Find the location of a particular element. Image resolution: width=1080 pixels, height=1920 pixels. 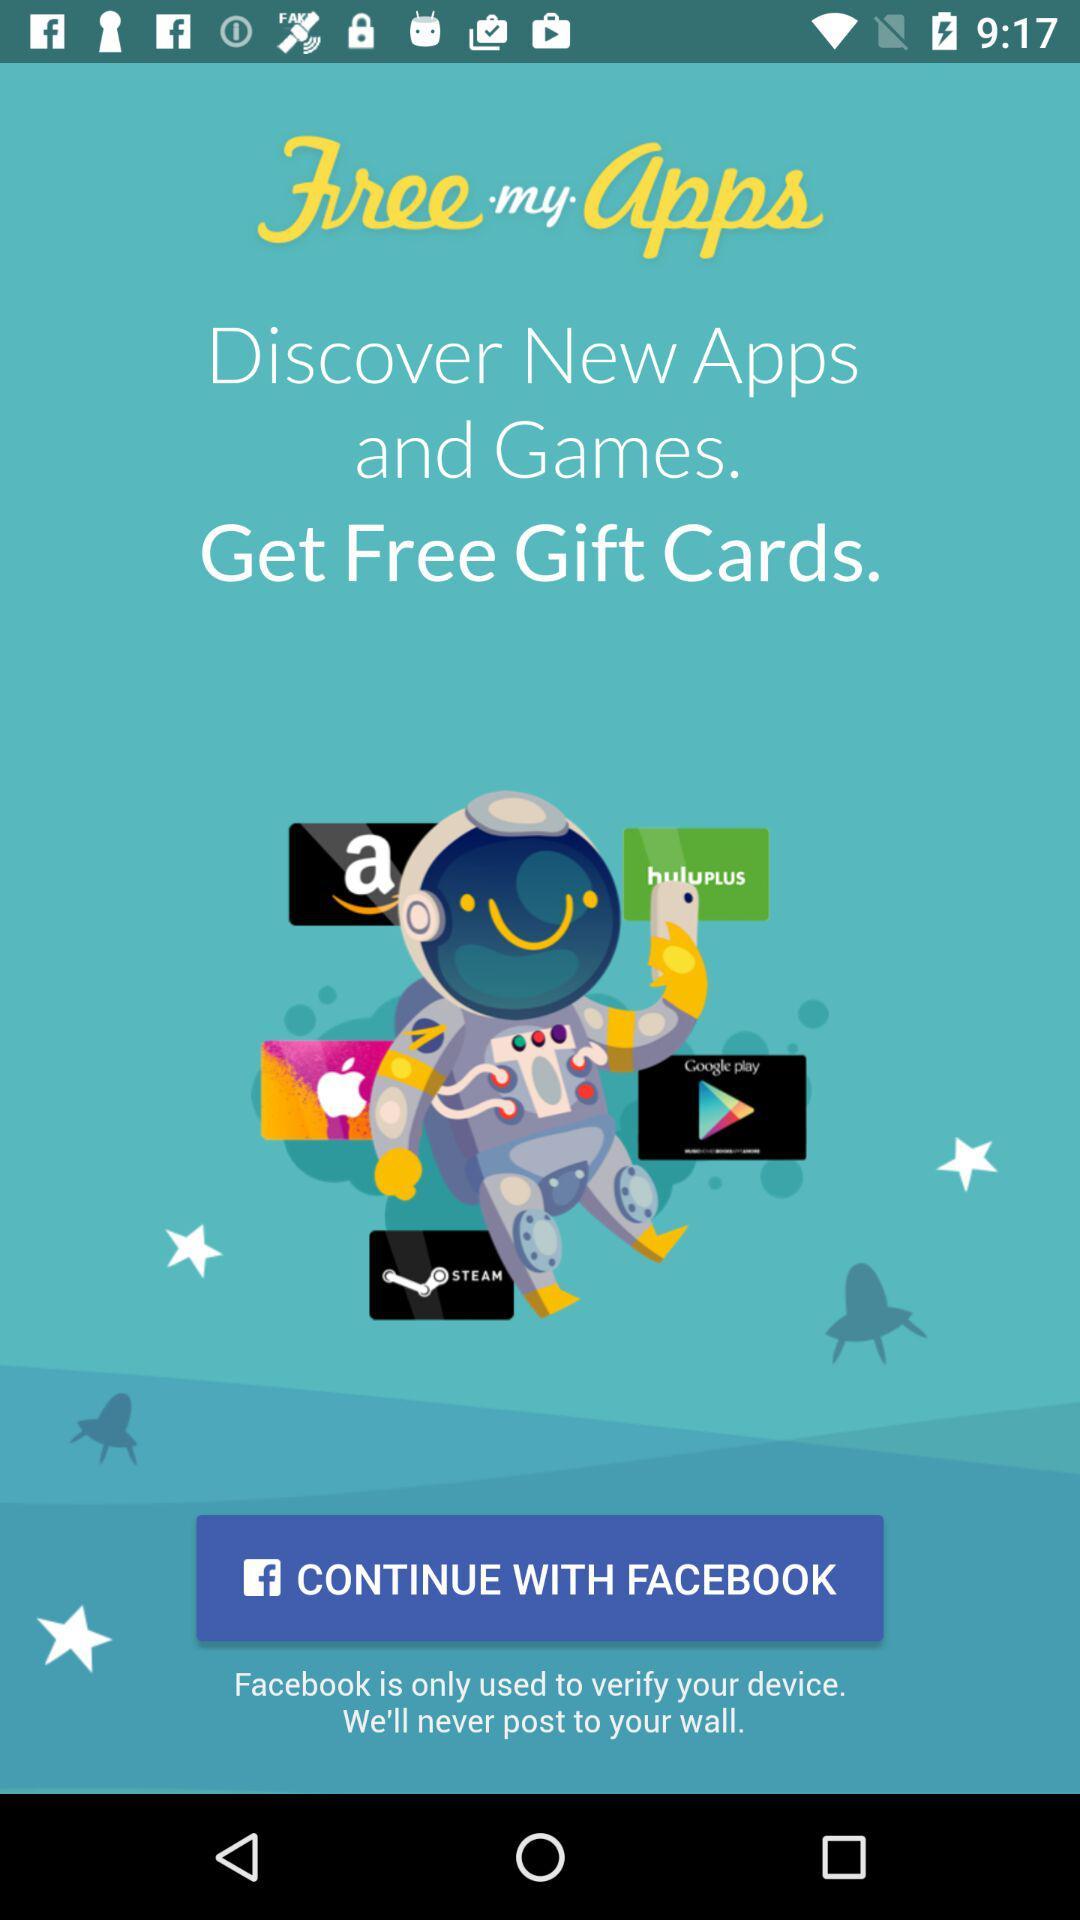

item above facebook is only item is located at coordinates (540, 1577).